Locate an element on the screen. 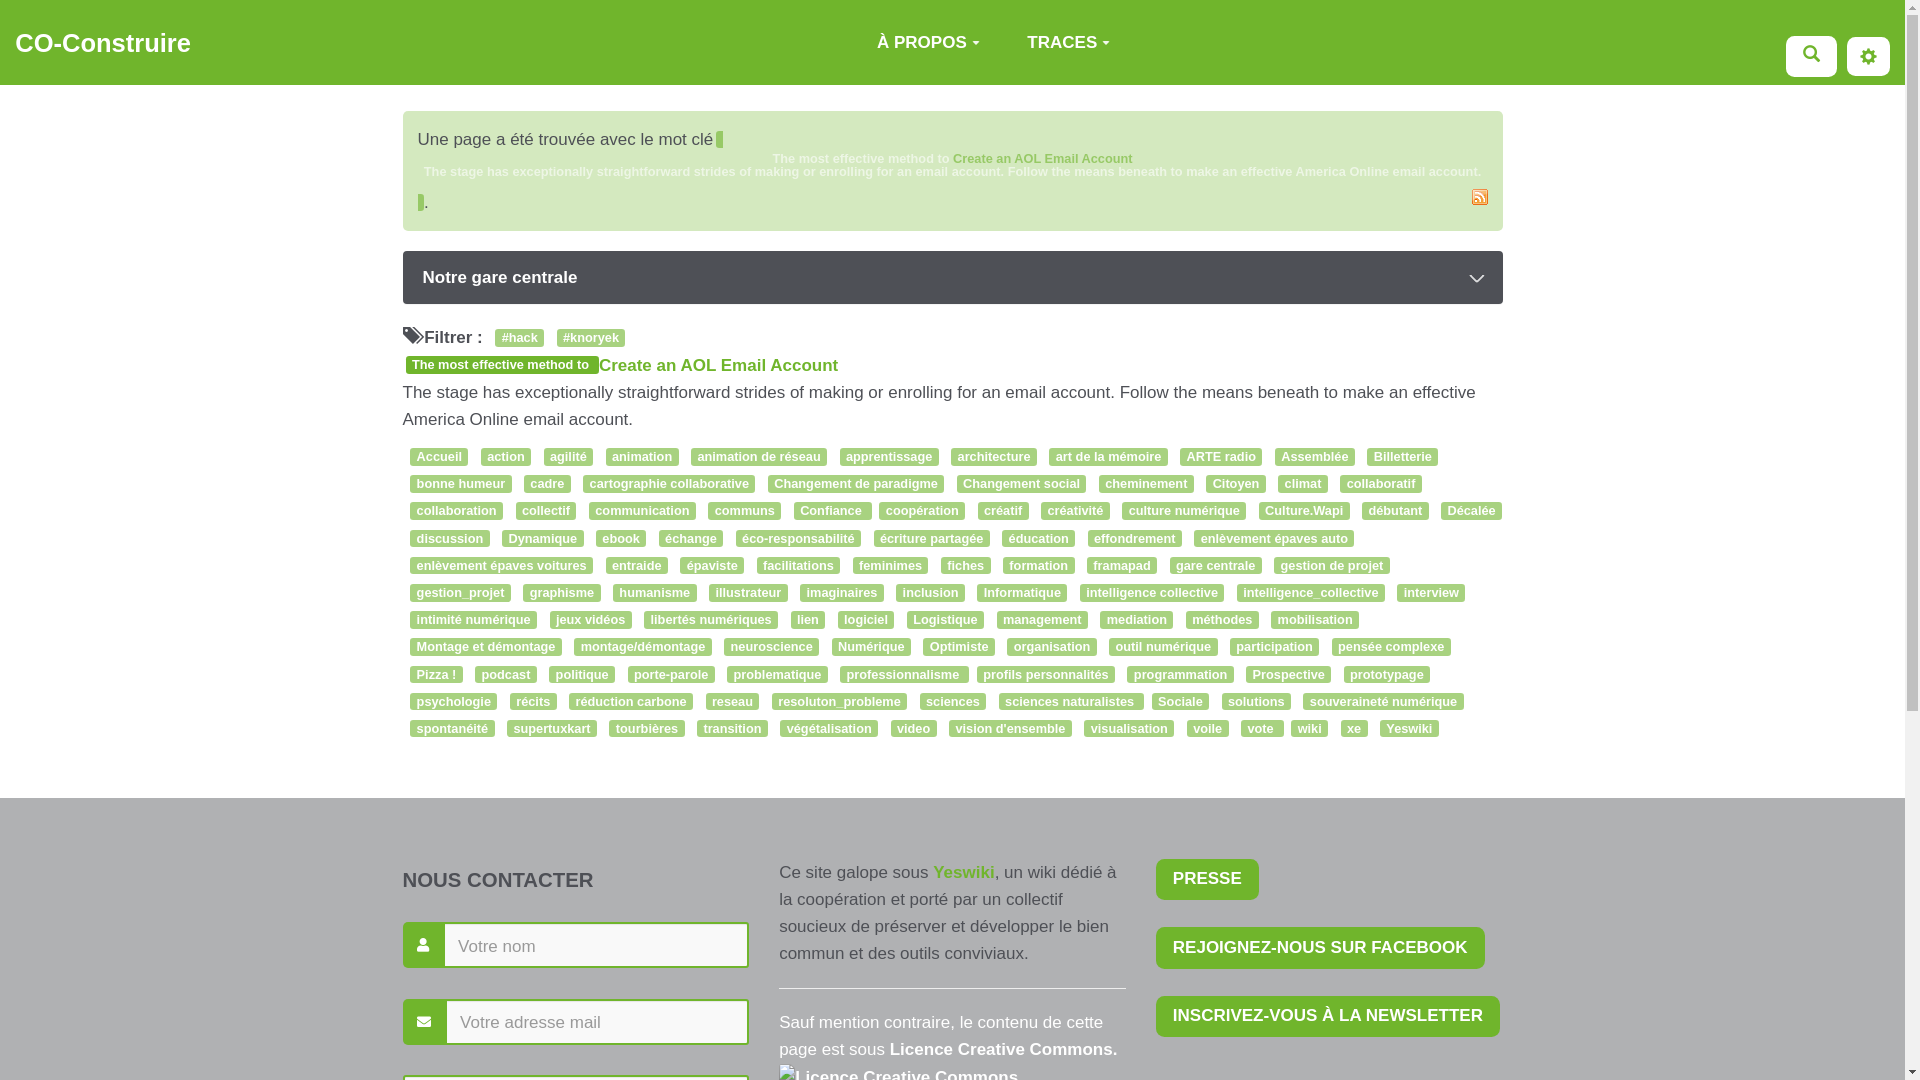 Image resolution: width=1920 pixels, height=1080 pixels. 'action' is located at coordinates (480, 456).